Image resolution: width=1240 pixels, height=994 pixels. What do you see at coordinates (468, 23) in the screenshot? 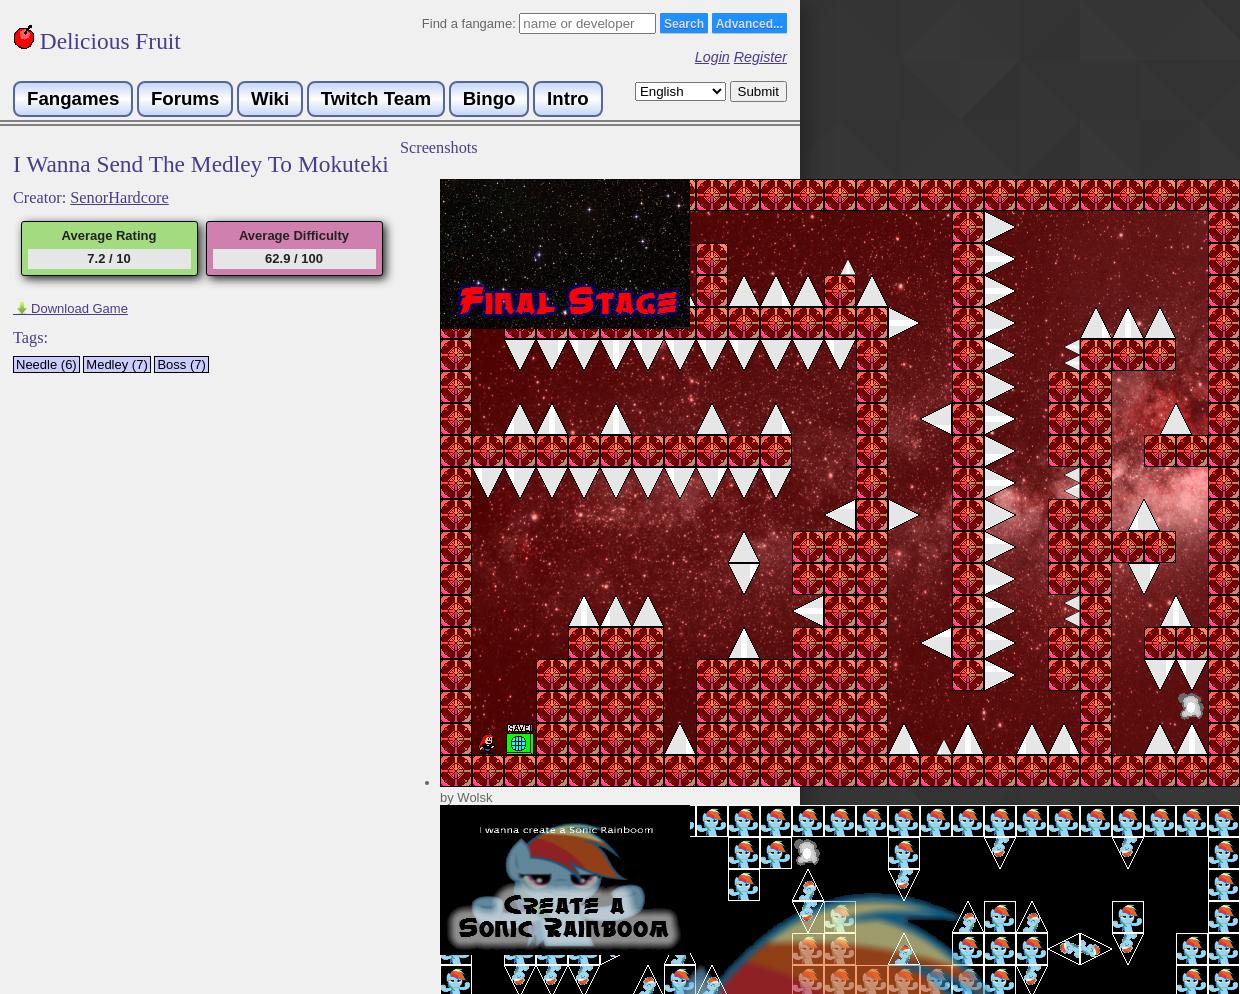
I see `'Find a fangame:'` at bounding box center [468, 23].